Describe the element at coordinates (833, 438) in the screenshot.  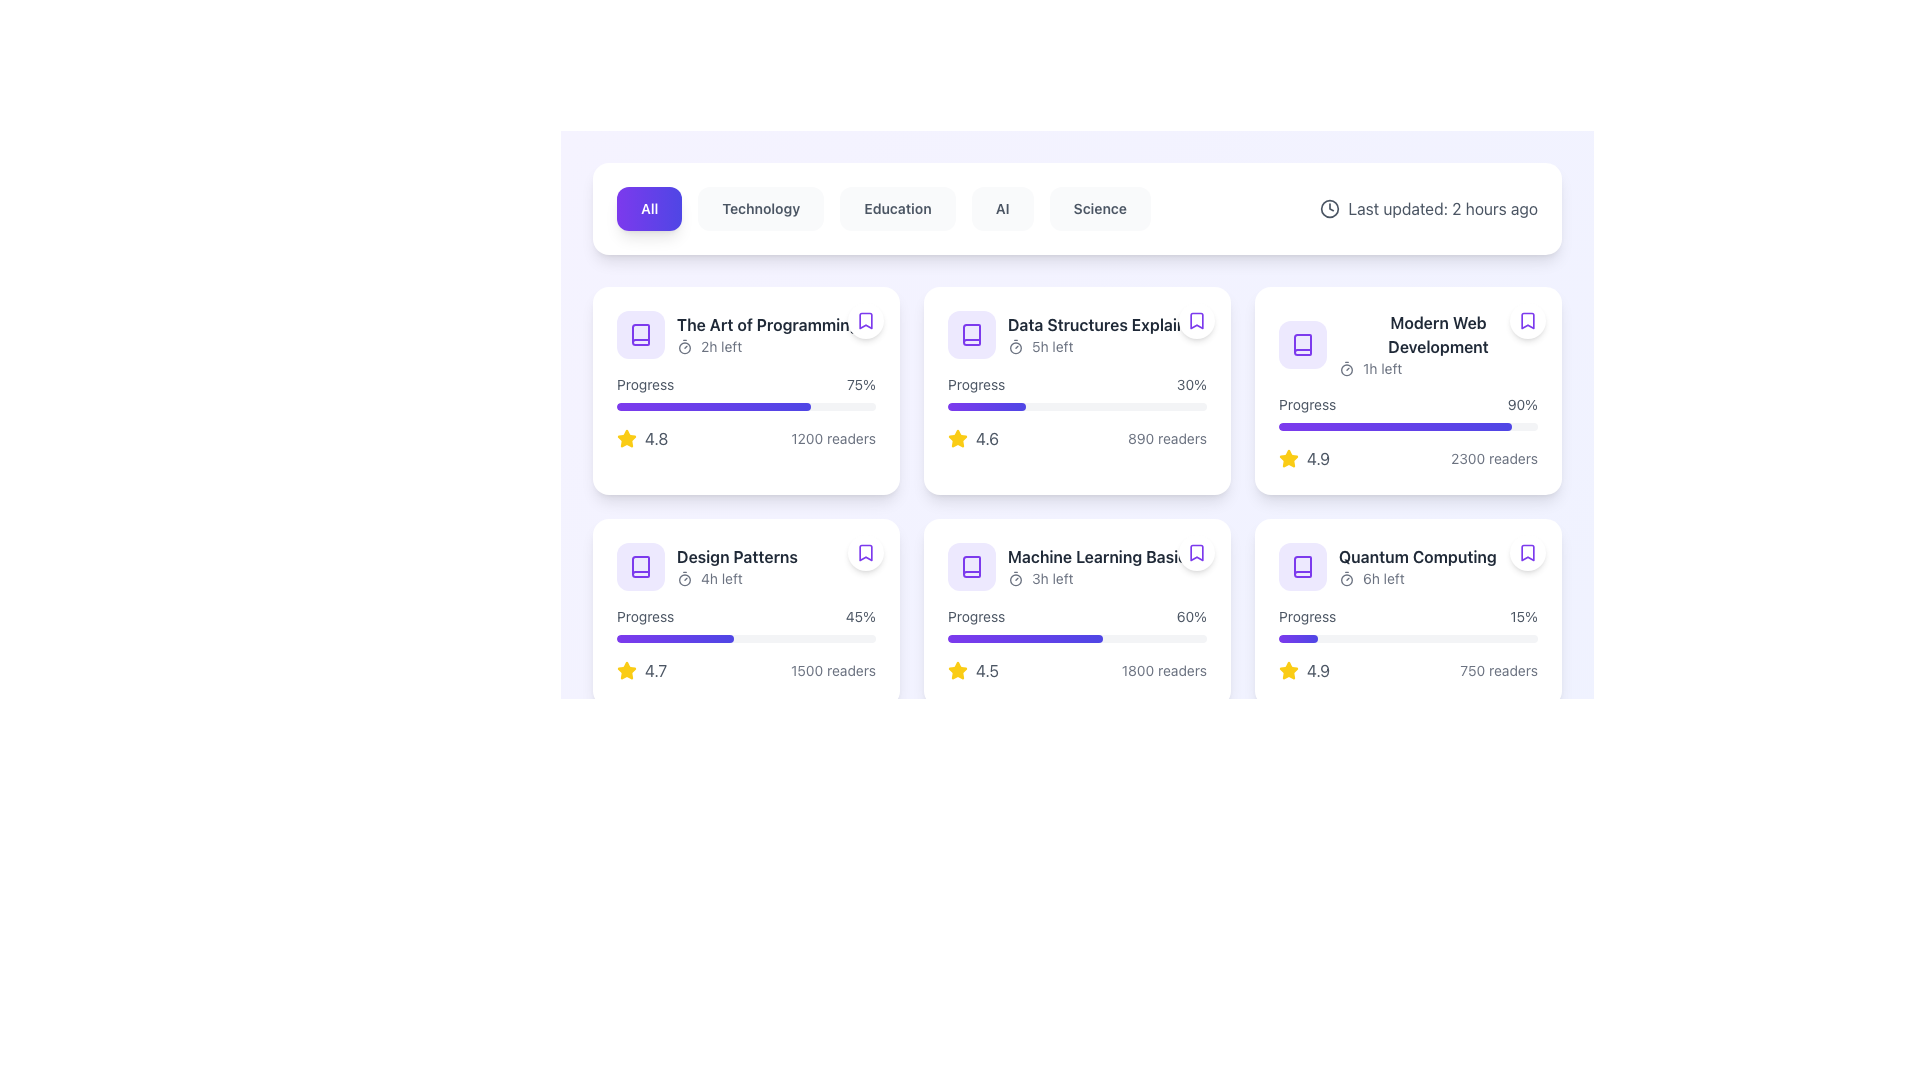
I see `the static text label displaying '1200 readers', which is styled in a smaller font with a light gray color and located in the lower section of the card labeled 'The Art of Programming'` at that location.